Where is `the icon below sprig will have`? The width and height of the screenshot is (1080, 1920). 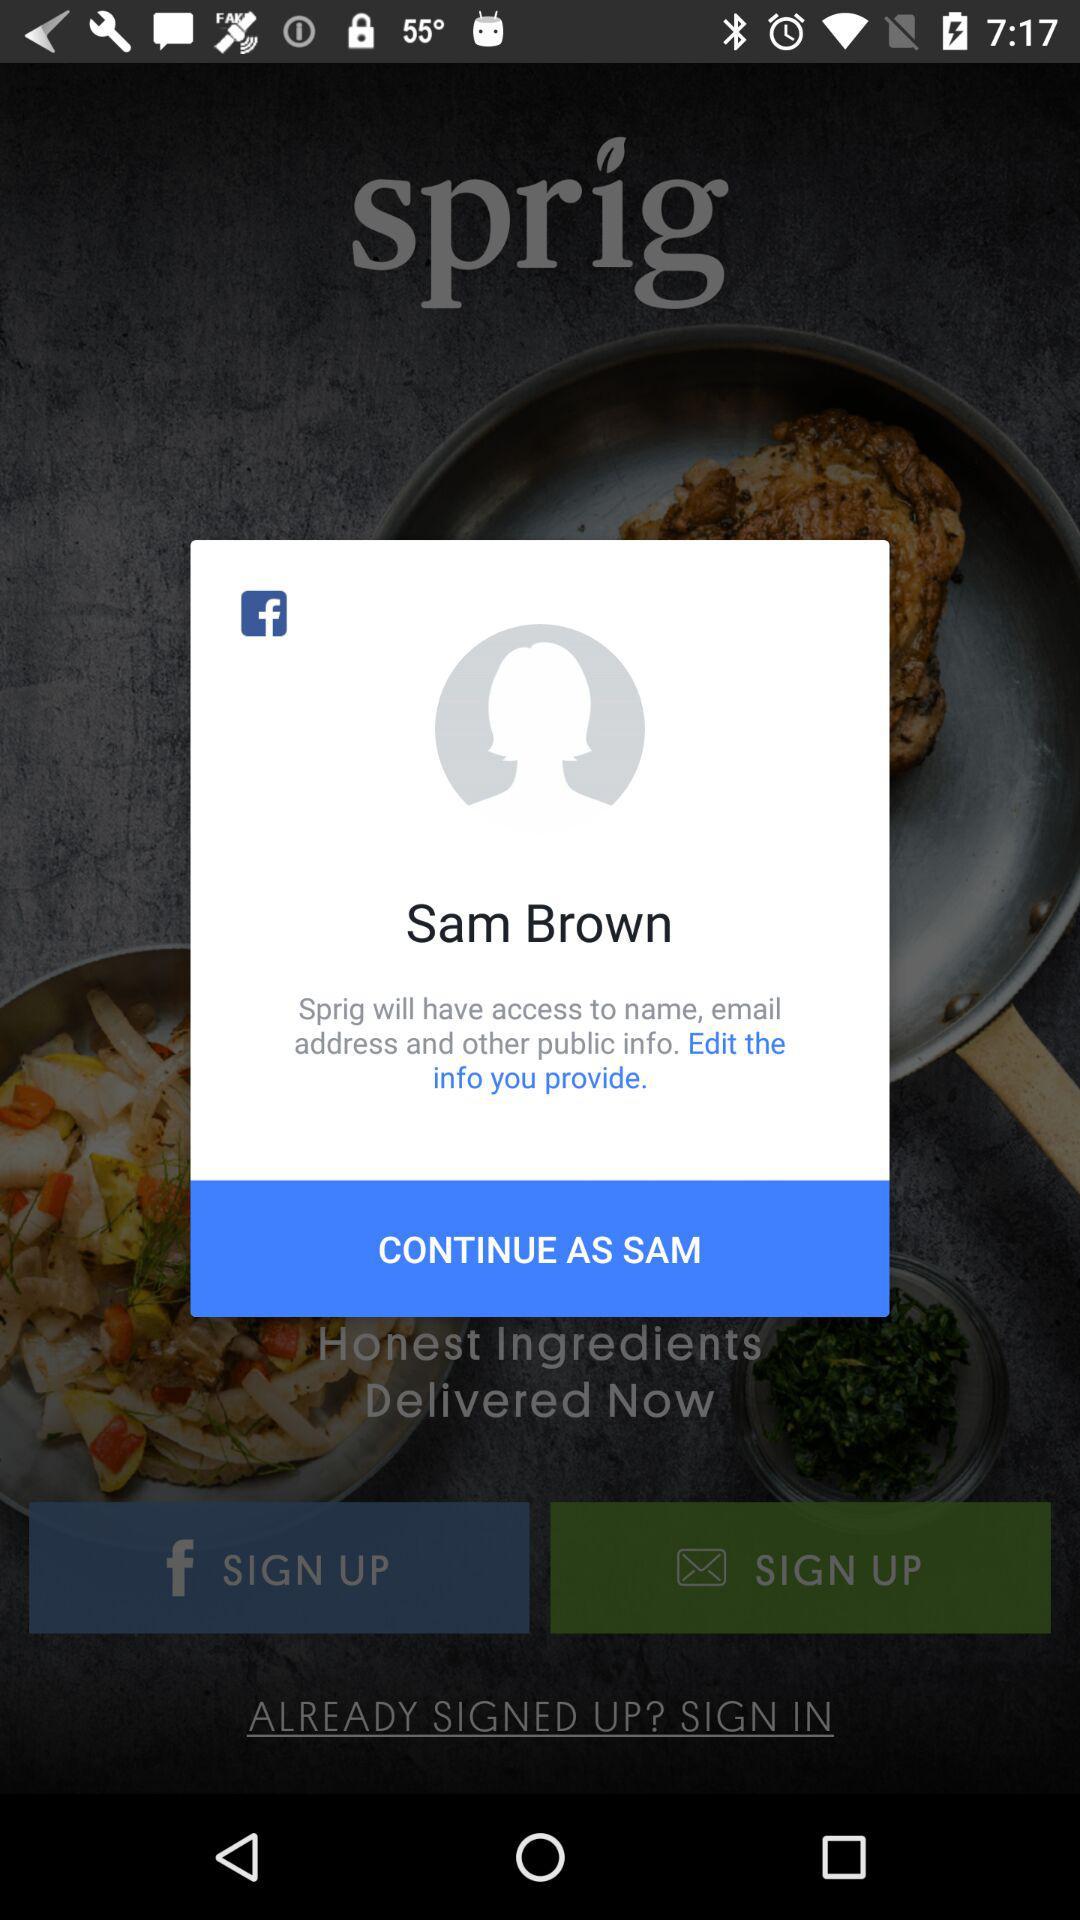 the icon below sprig will have is located at coordinates (540, 1247).